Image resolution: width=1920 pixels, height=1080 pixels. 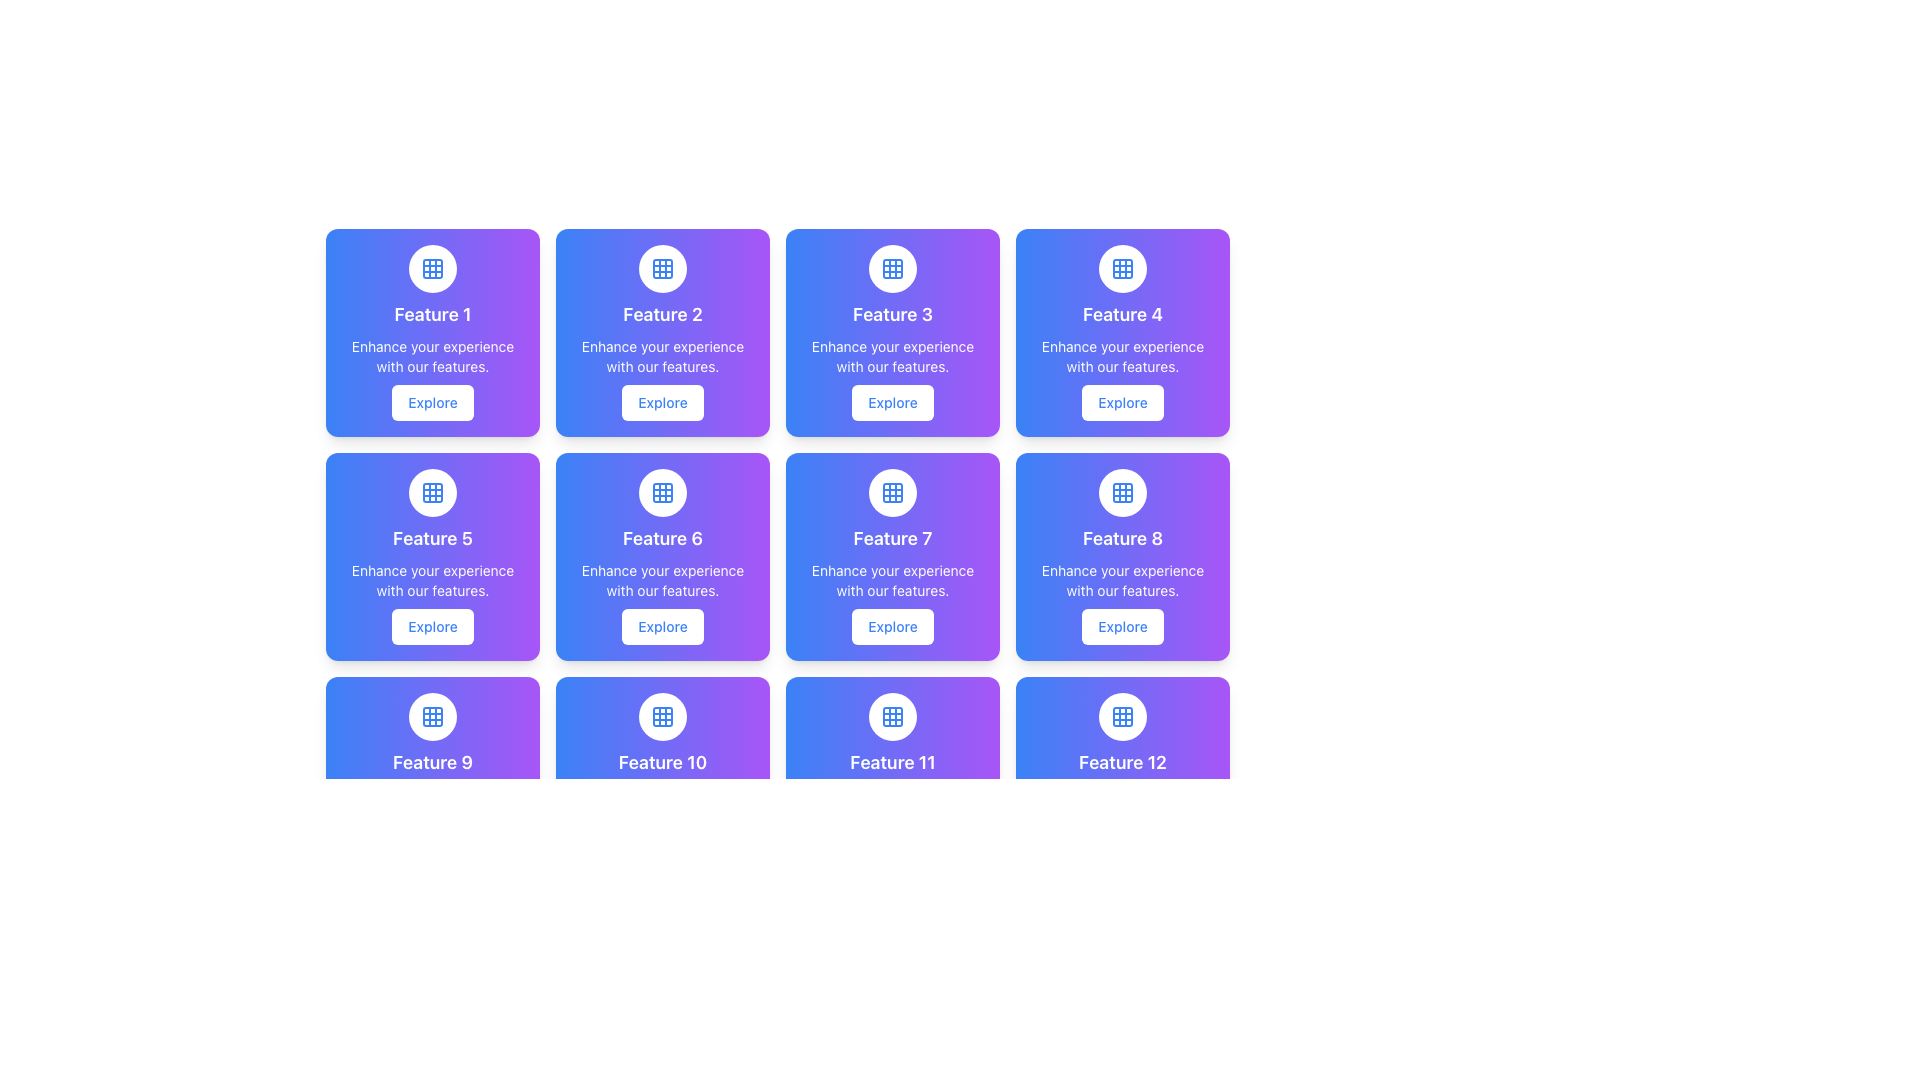 I want to click on the 'Explore' button with a white background and blue text located in the 'Feature 8' card, so click(x=1123, y=626).